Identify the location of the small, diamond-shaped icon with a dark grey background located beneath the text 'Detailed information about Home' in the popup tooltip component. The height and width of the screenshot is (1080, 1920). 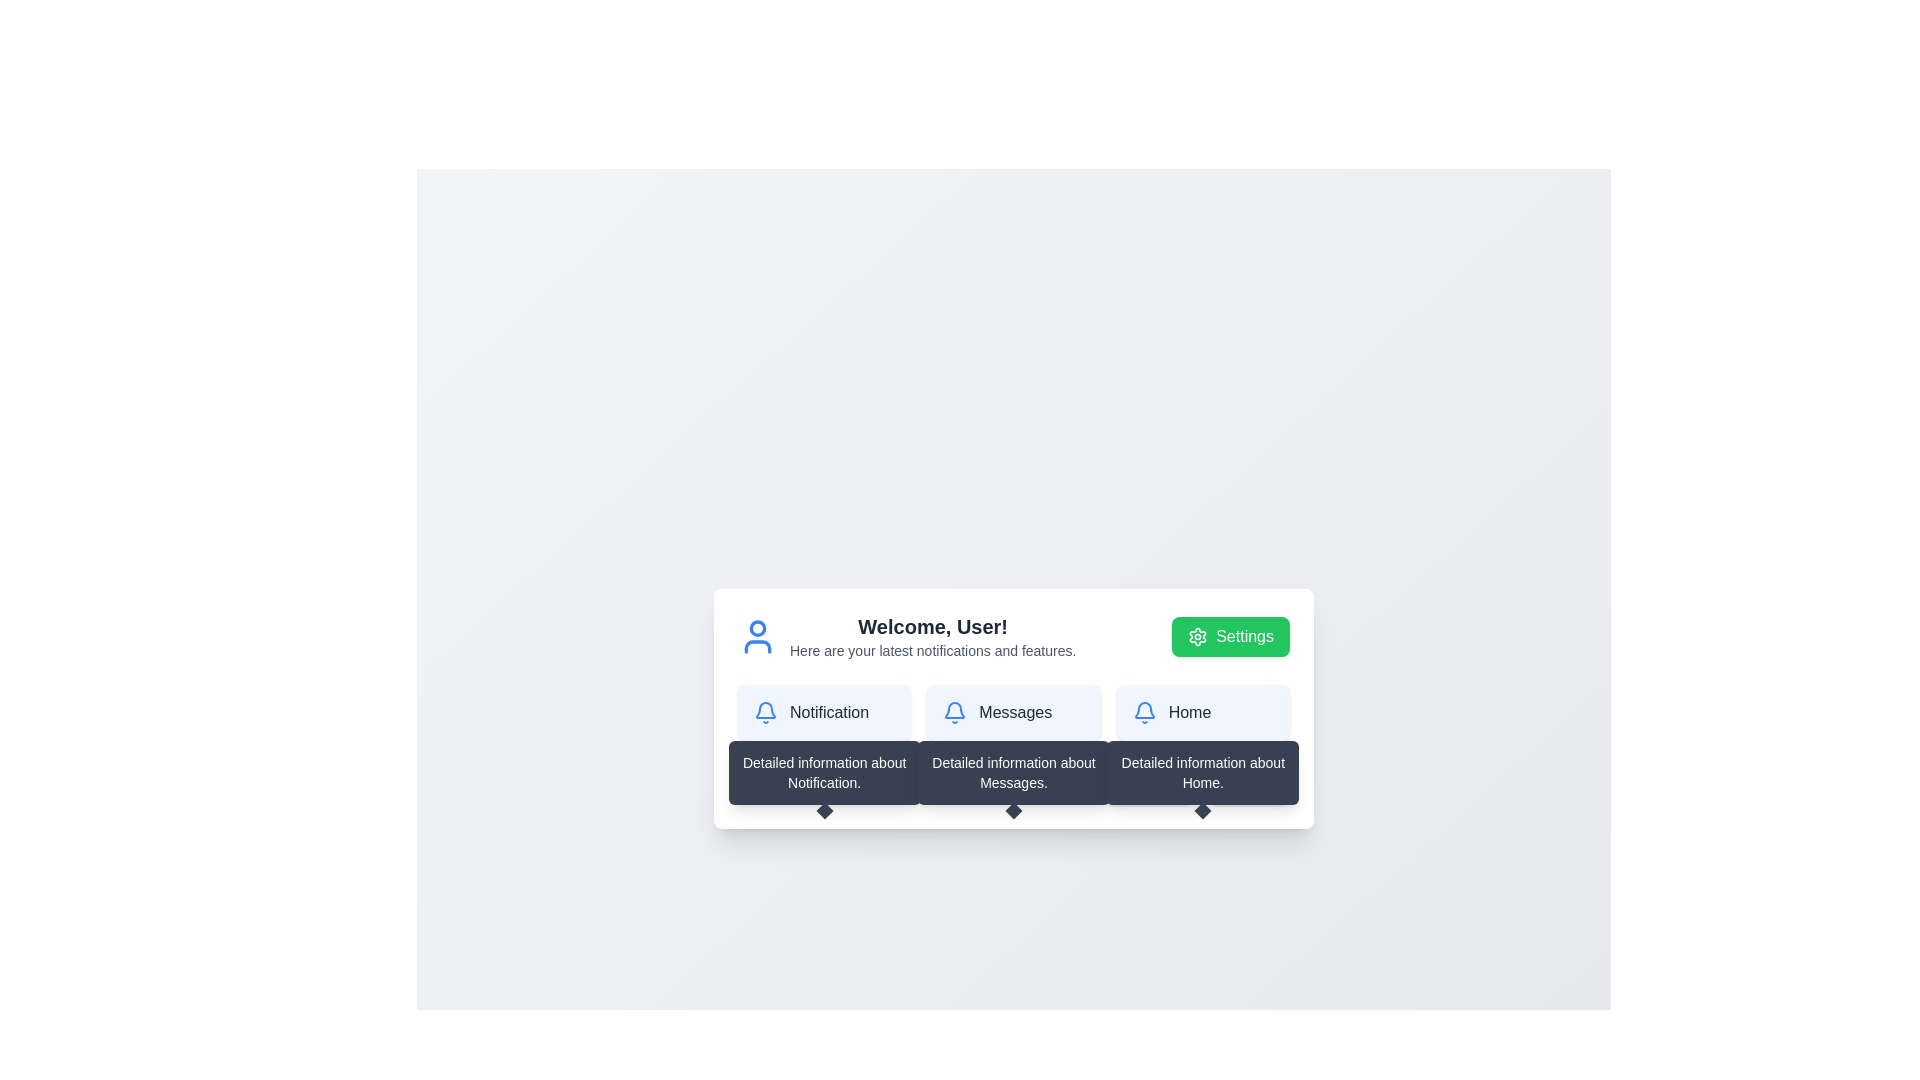
(1202, 810).